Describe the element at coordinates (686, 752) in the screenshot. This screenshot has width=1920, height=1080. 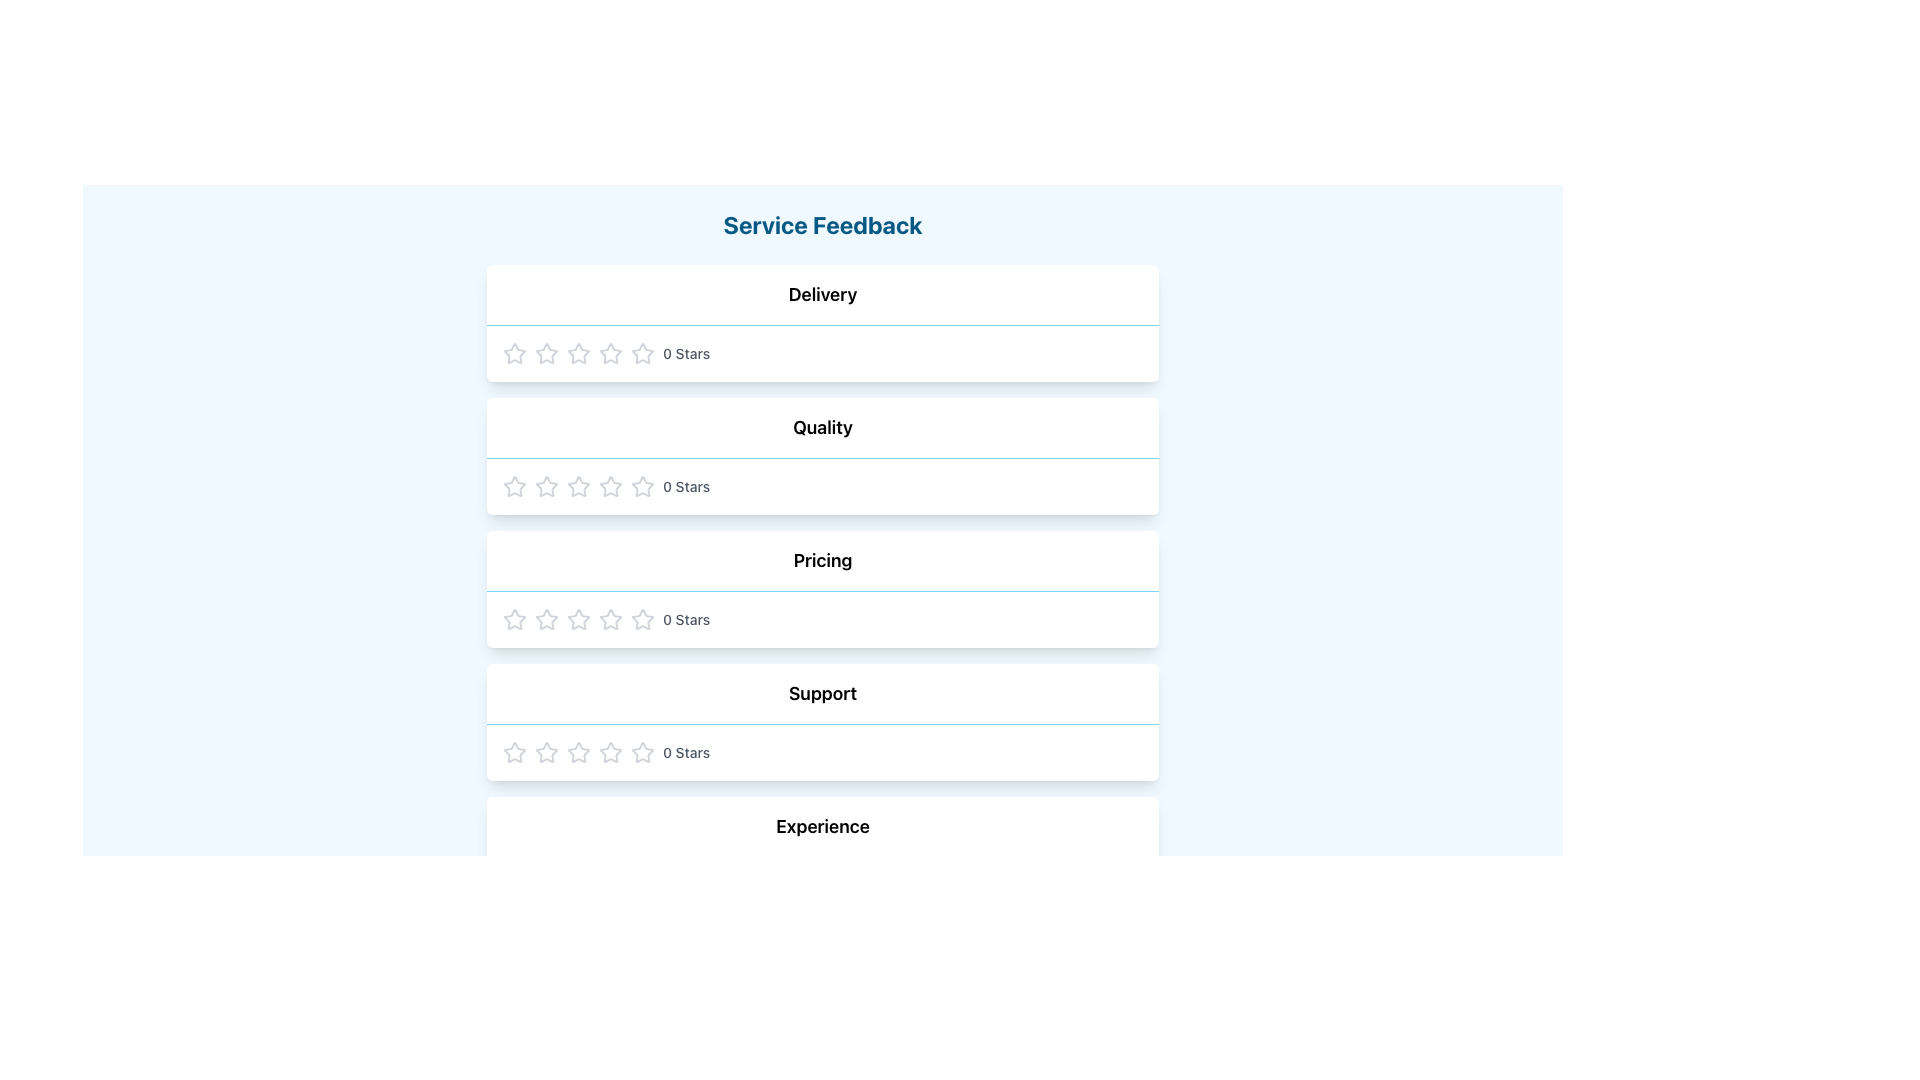
I see `the text label displaying '0 Stars', which is styled in medium-weight sans-serif font and located within the 'Support' section, aligned to the right of the star icons` at that location.